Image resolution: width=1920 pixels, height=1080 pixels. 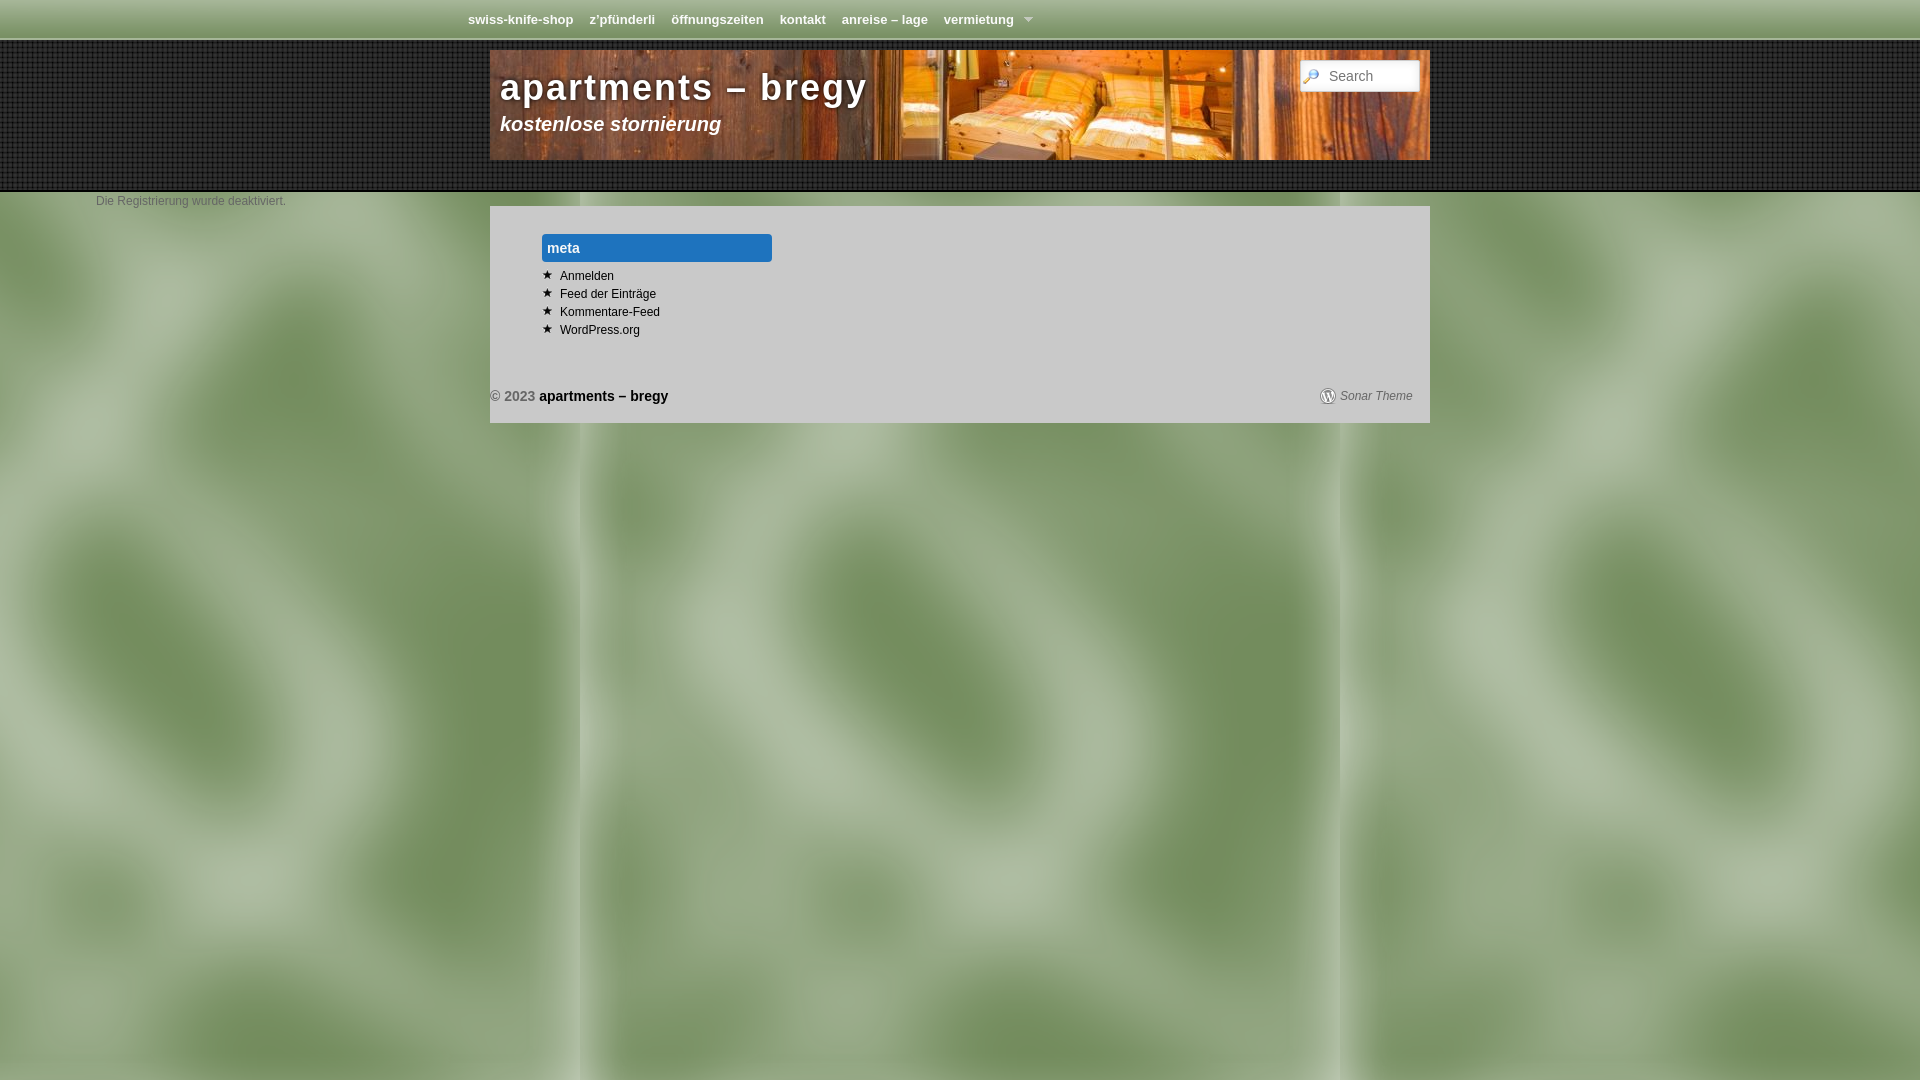 What do you see at coordinates (608, 312) in the screenshot?
I see `'Kommentare-Feed'` at bounding box center [608, 312].